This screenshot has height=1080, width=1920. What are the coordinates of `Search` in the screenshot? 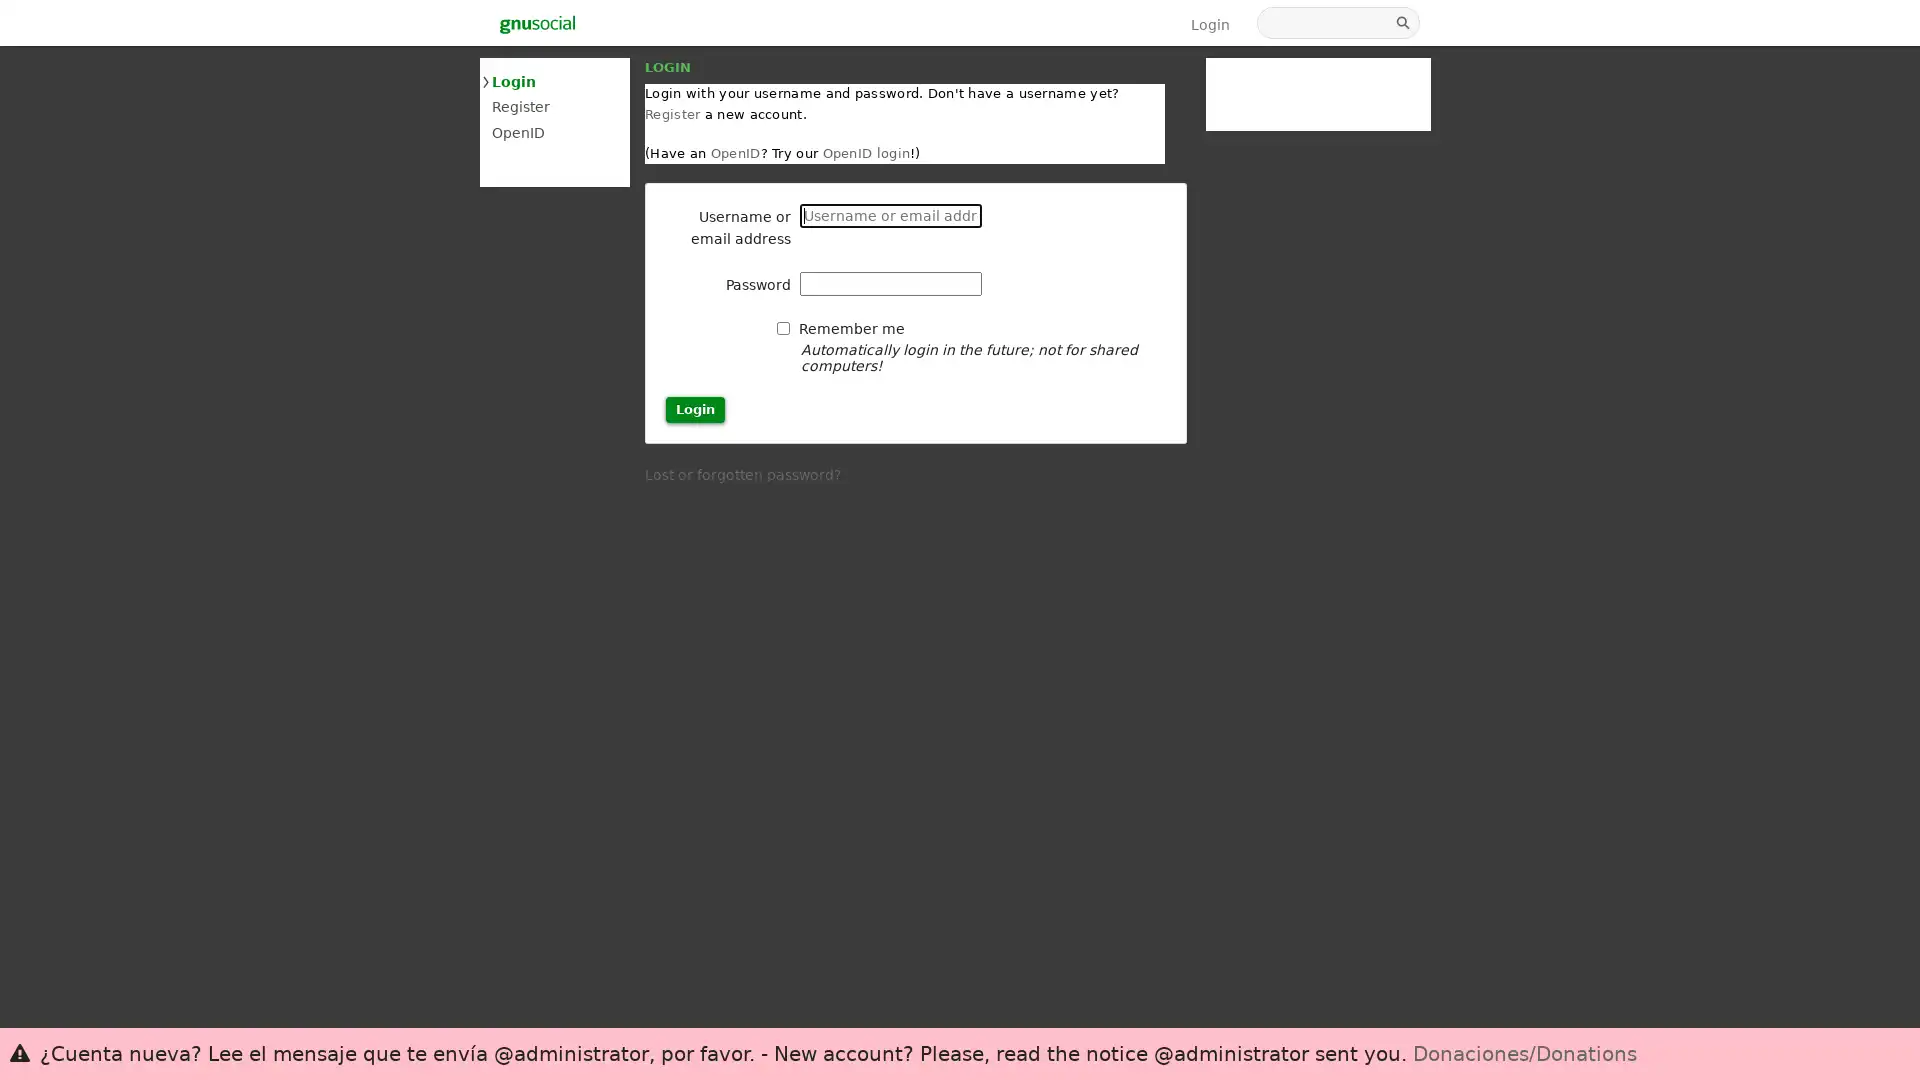 It's located at (1404, 23).